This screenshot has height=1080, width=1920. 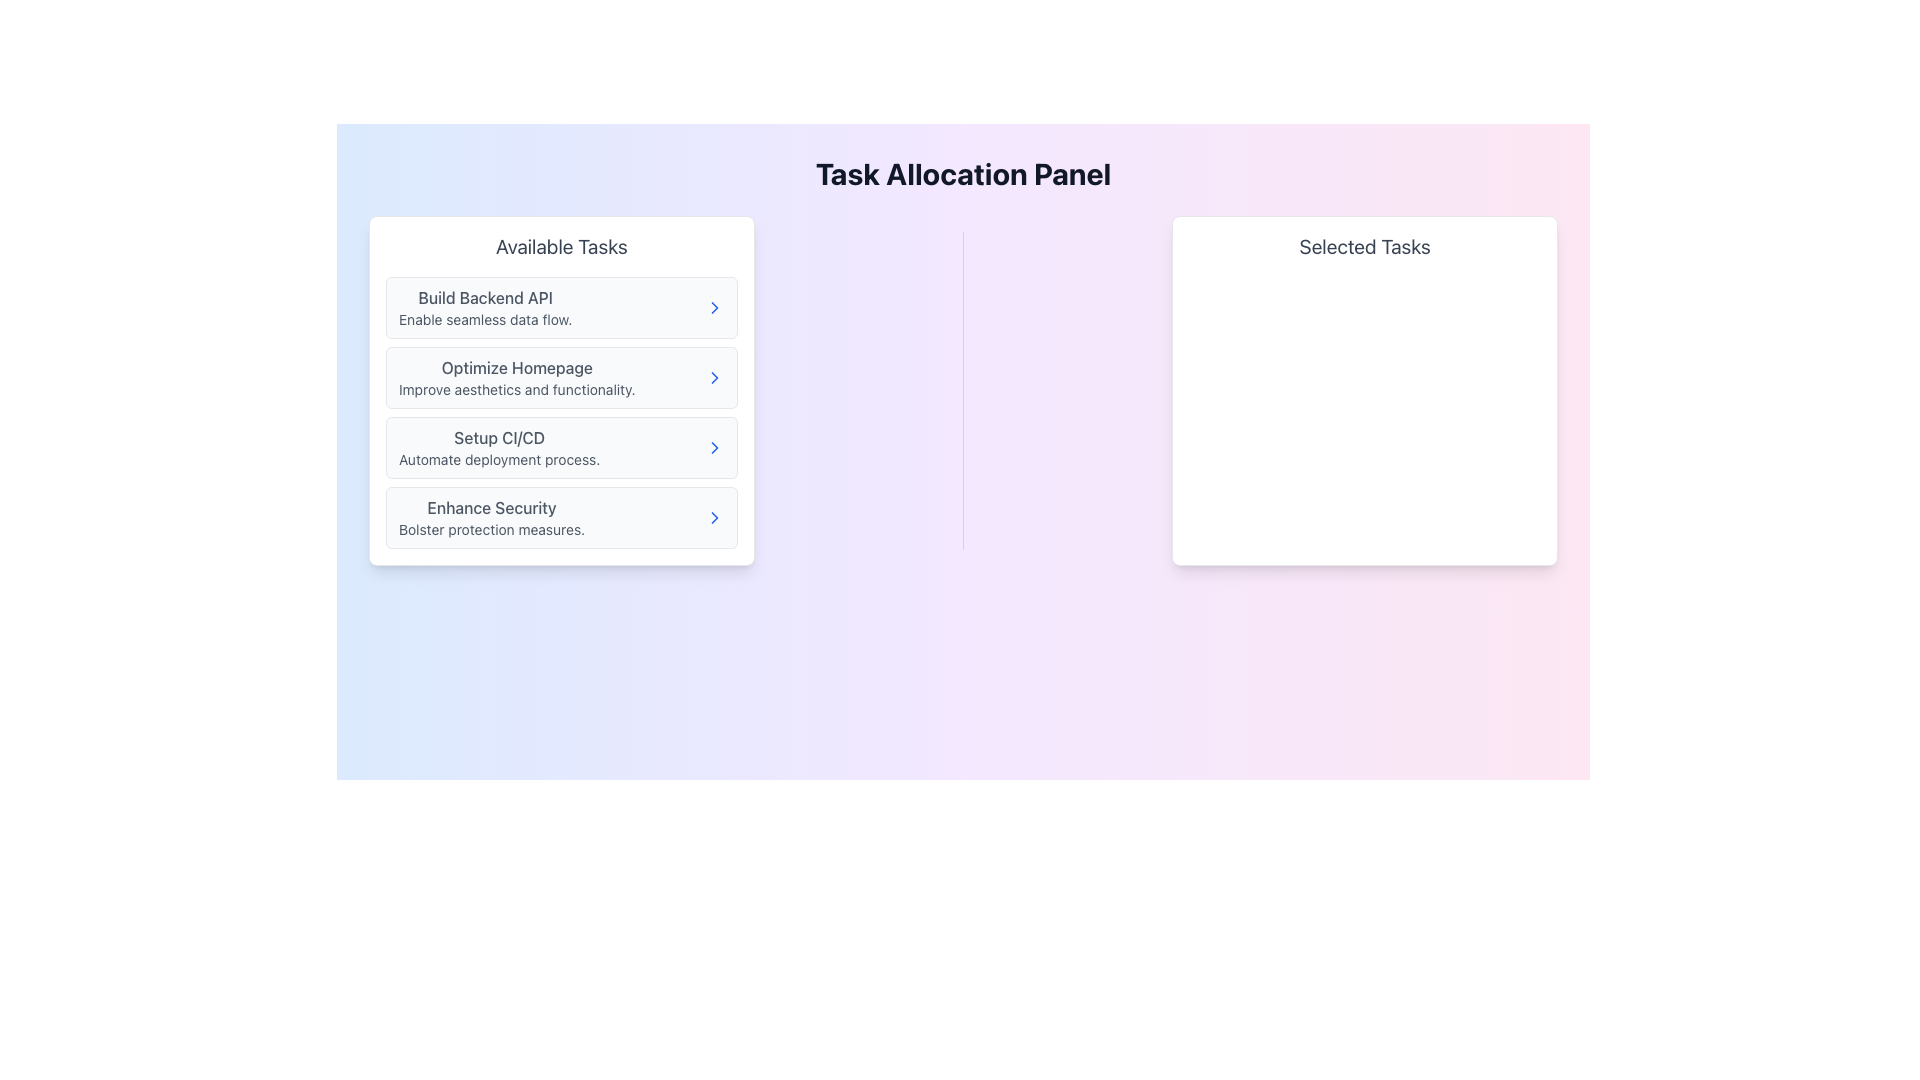 What do you see at coordinates (963, 172) in the screenshot?
I see `text from the header component displaying 'Task Allocation Panel', which is prominently located at the top of the interface` at bounding box center [963, 172].